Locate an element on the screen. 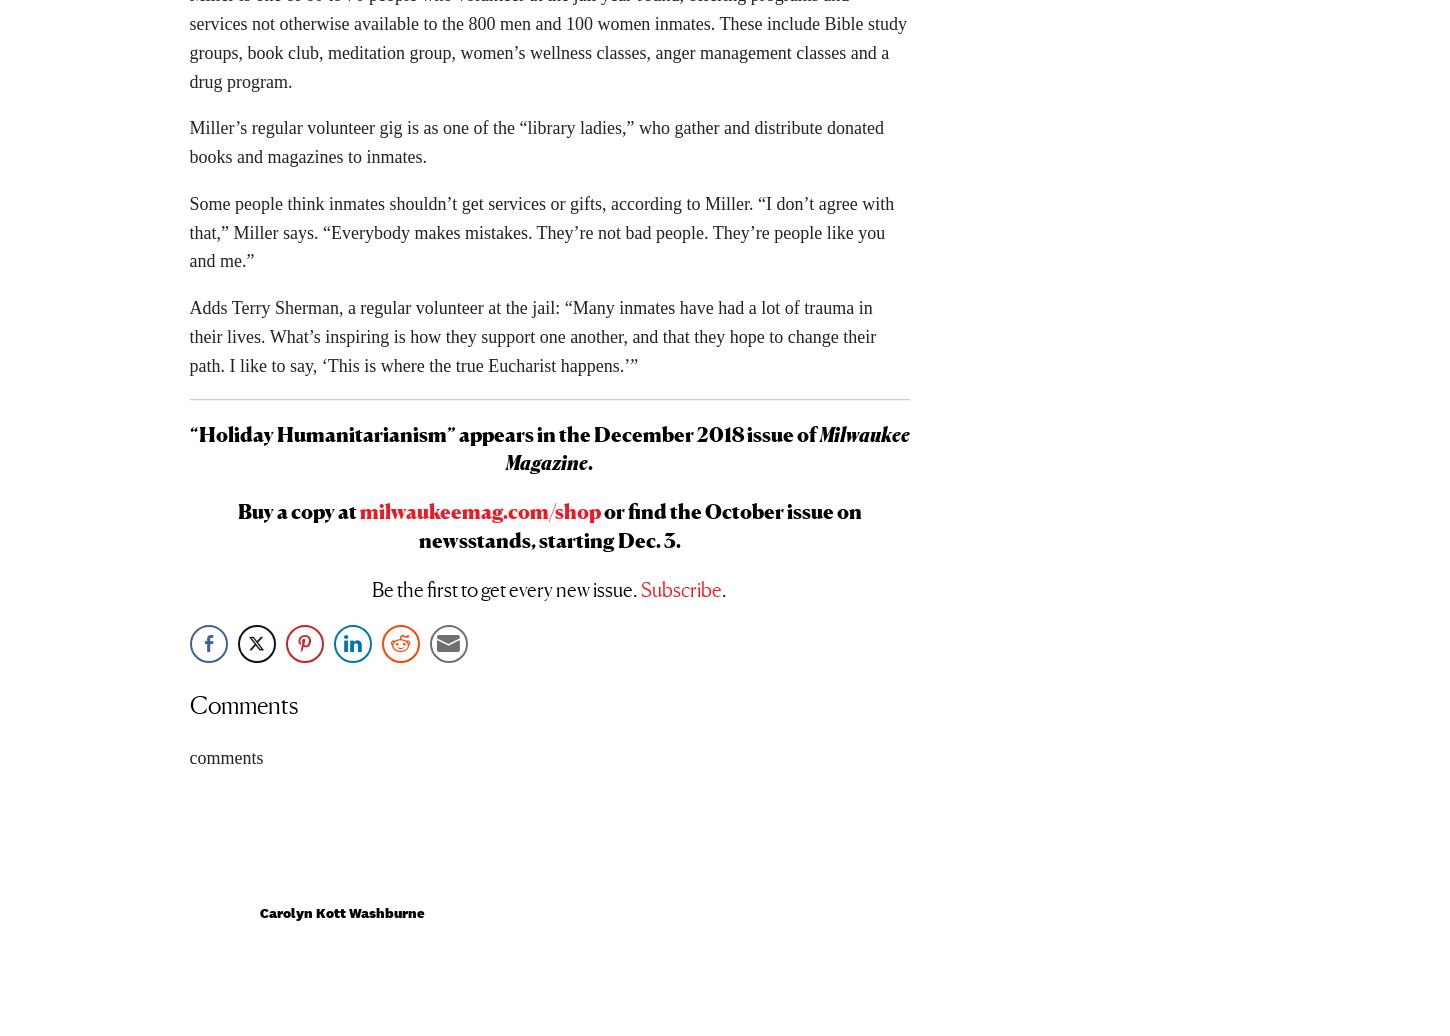 This screenshot has height=1036, width=1450. 'comments' is located at coordinates (225, 764).